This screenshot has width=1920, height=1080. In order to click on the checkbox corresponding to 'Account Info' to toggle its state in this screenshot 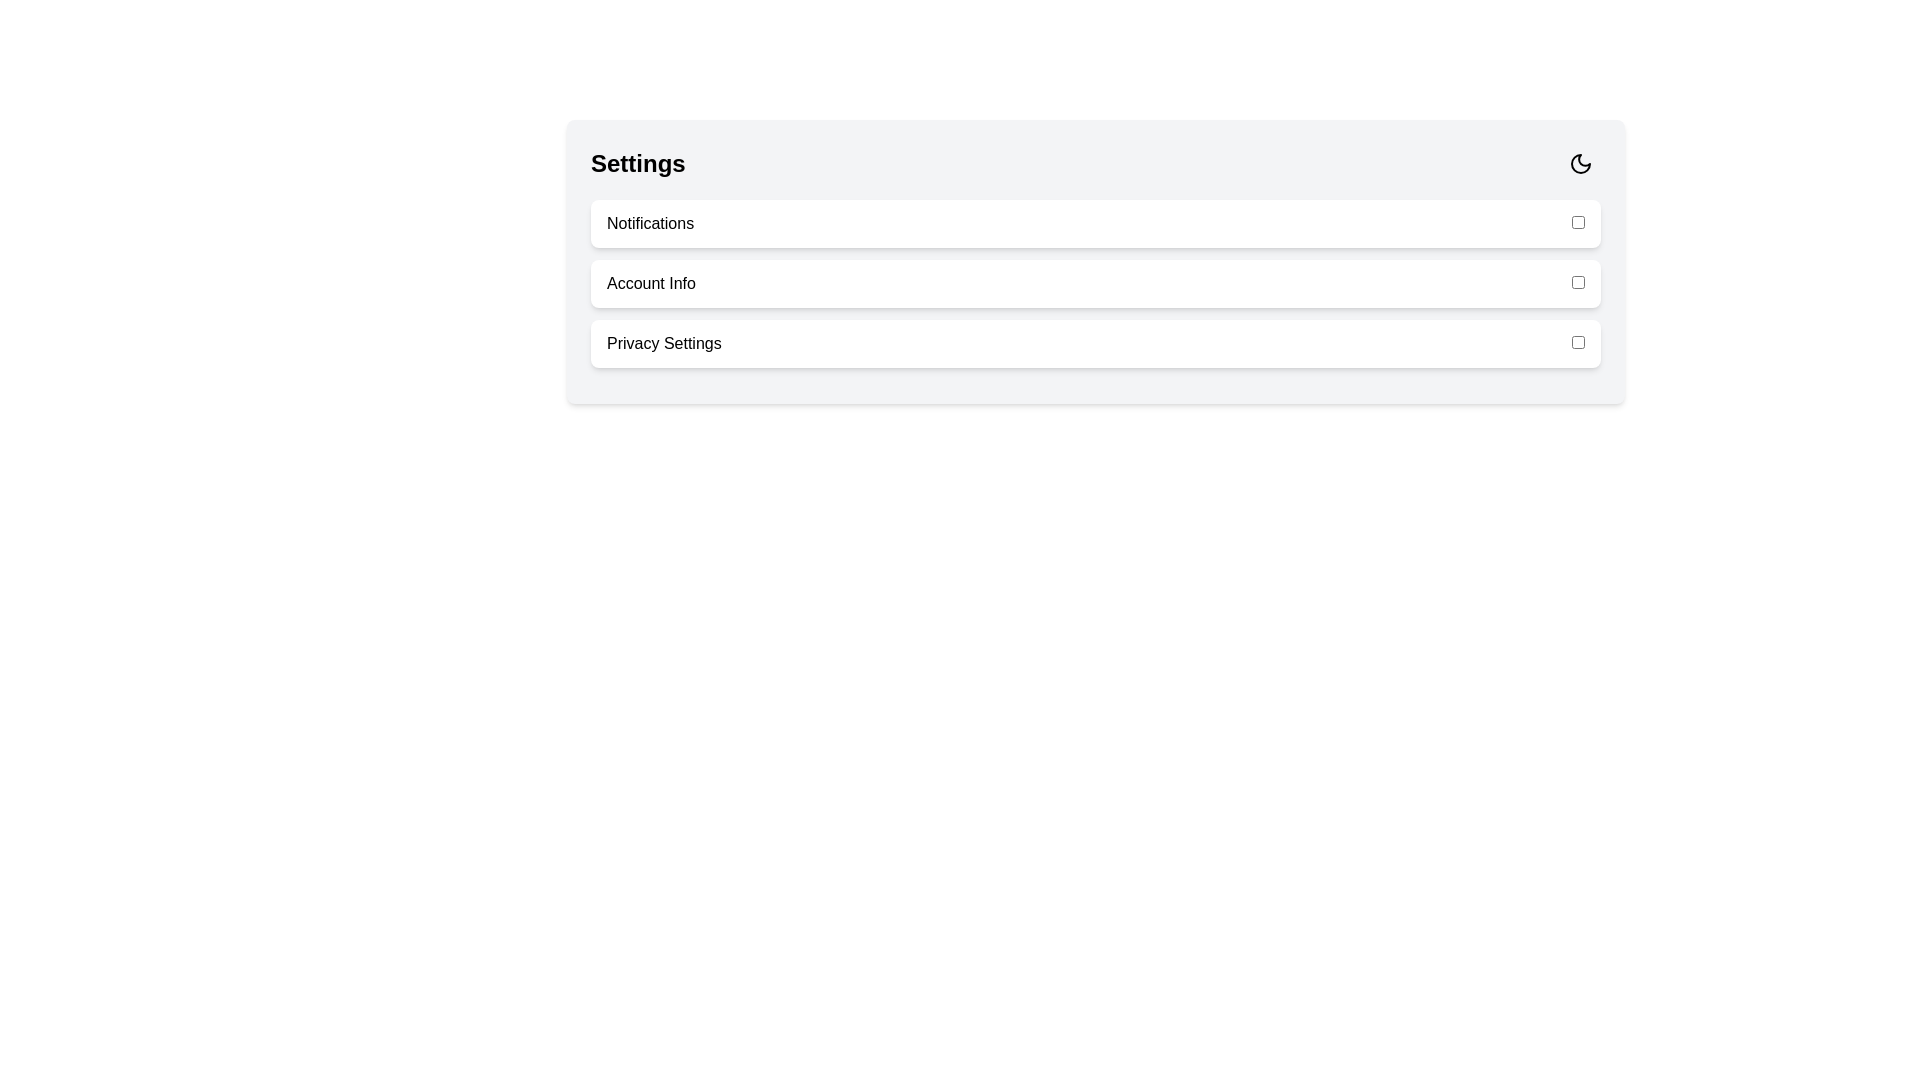, I will do `click(1577, 282)`.